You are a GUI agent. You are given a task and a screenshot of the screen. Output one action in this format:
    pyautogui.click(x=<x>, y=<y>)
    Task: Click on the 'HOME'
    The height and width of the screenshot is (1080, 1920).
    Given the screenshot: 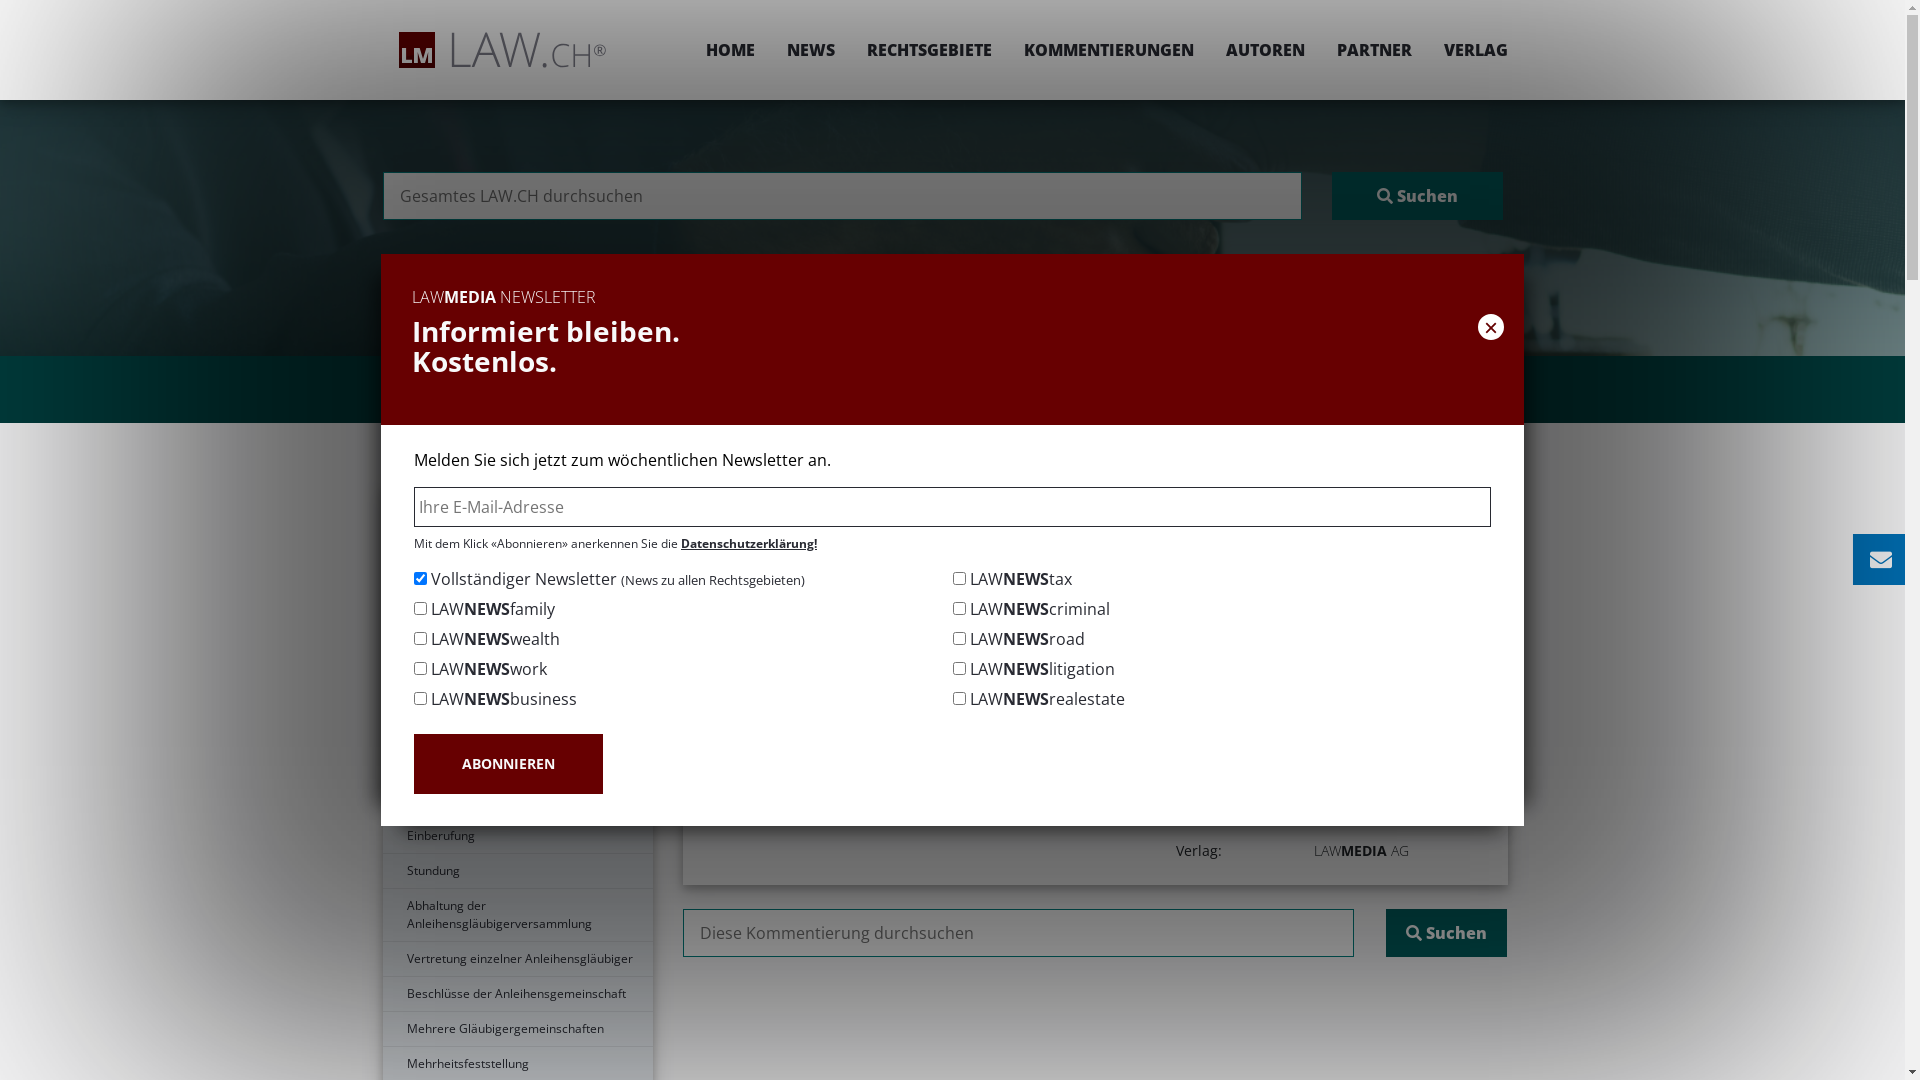 What is the action you would take?
    pyautogui.click(x=690, y=49)
    